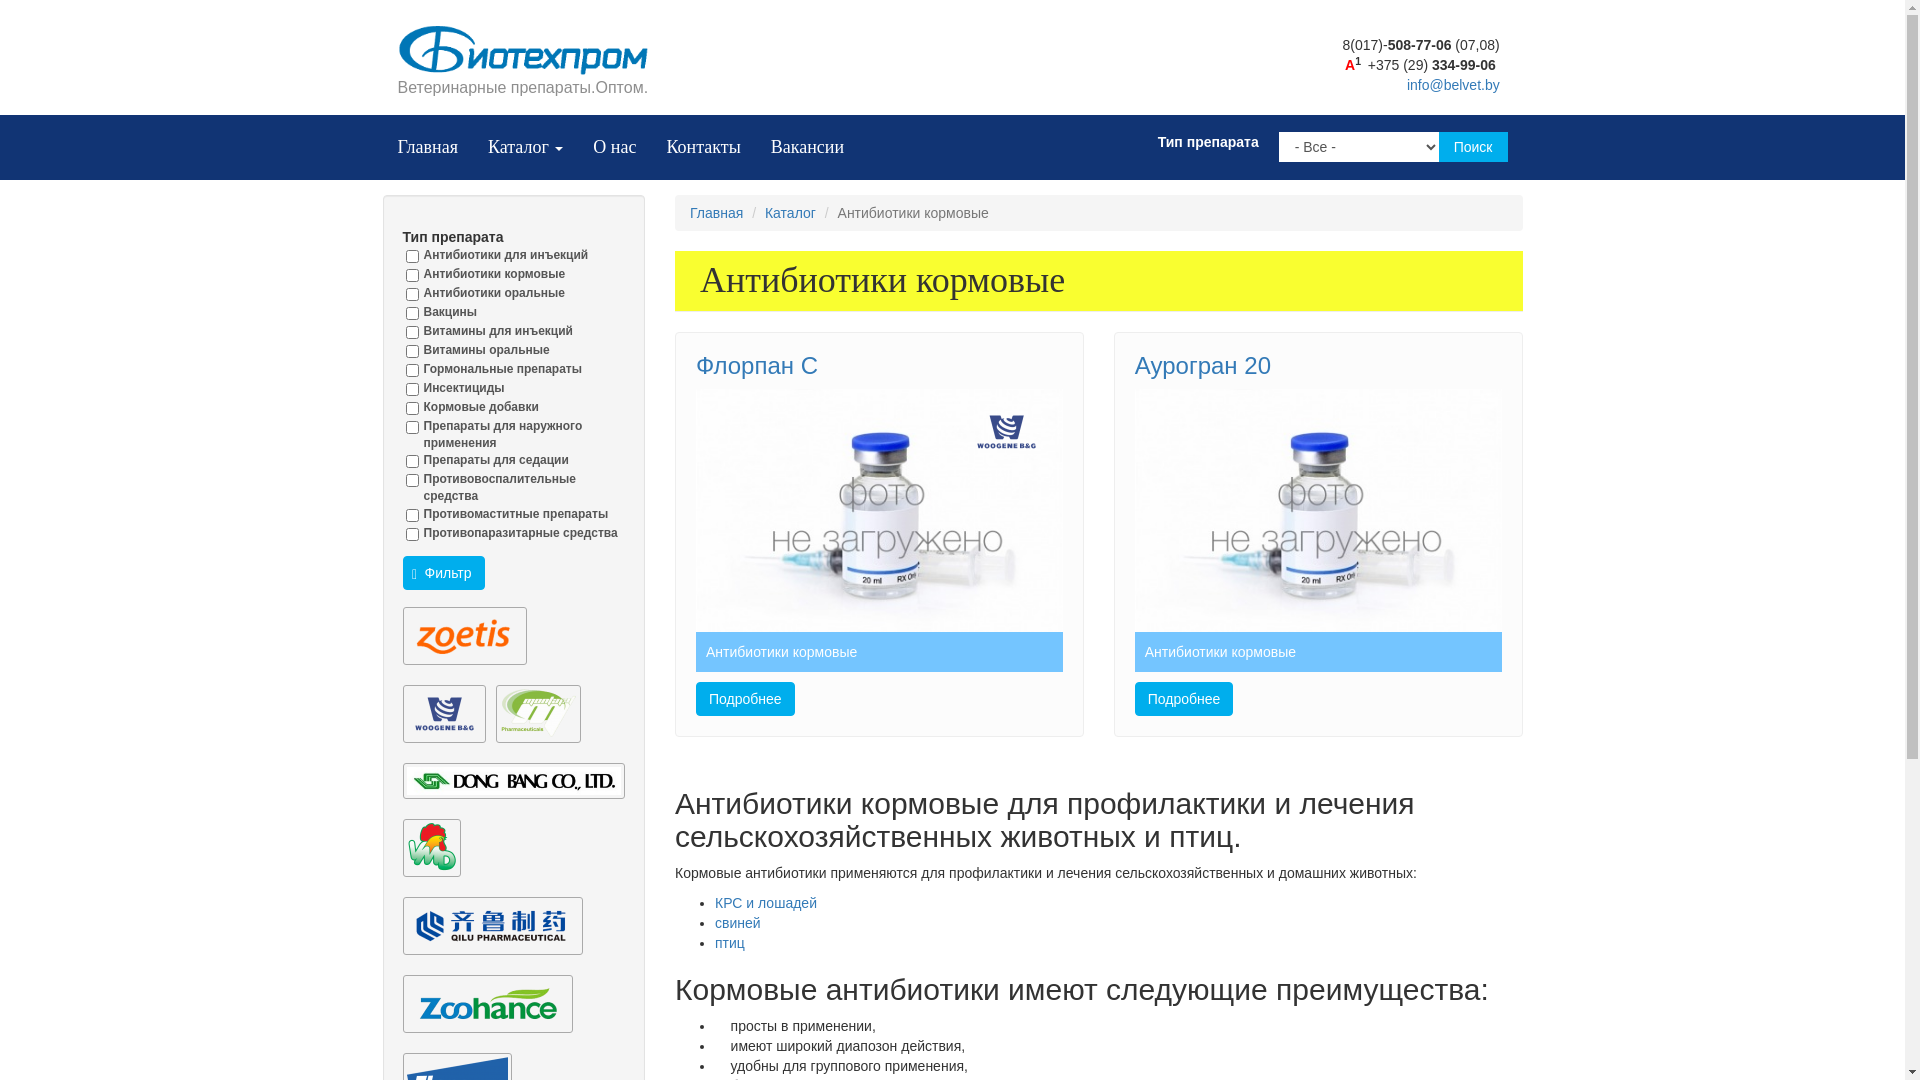 The height and width of the screenshot is (1080, 1920). What do you see at coordinates (1006, 431) in the screenshot?
I see `'Woogene B&G'` at bounding box center [1006, 431].